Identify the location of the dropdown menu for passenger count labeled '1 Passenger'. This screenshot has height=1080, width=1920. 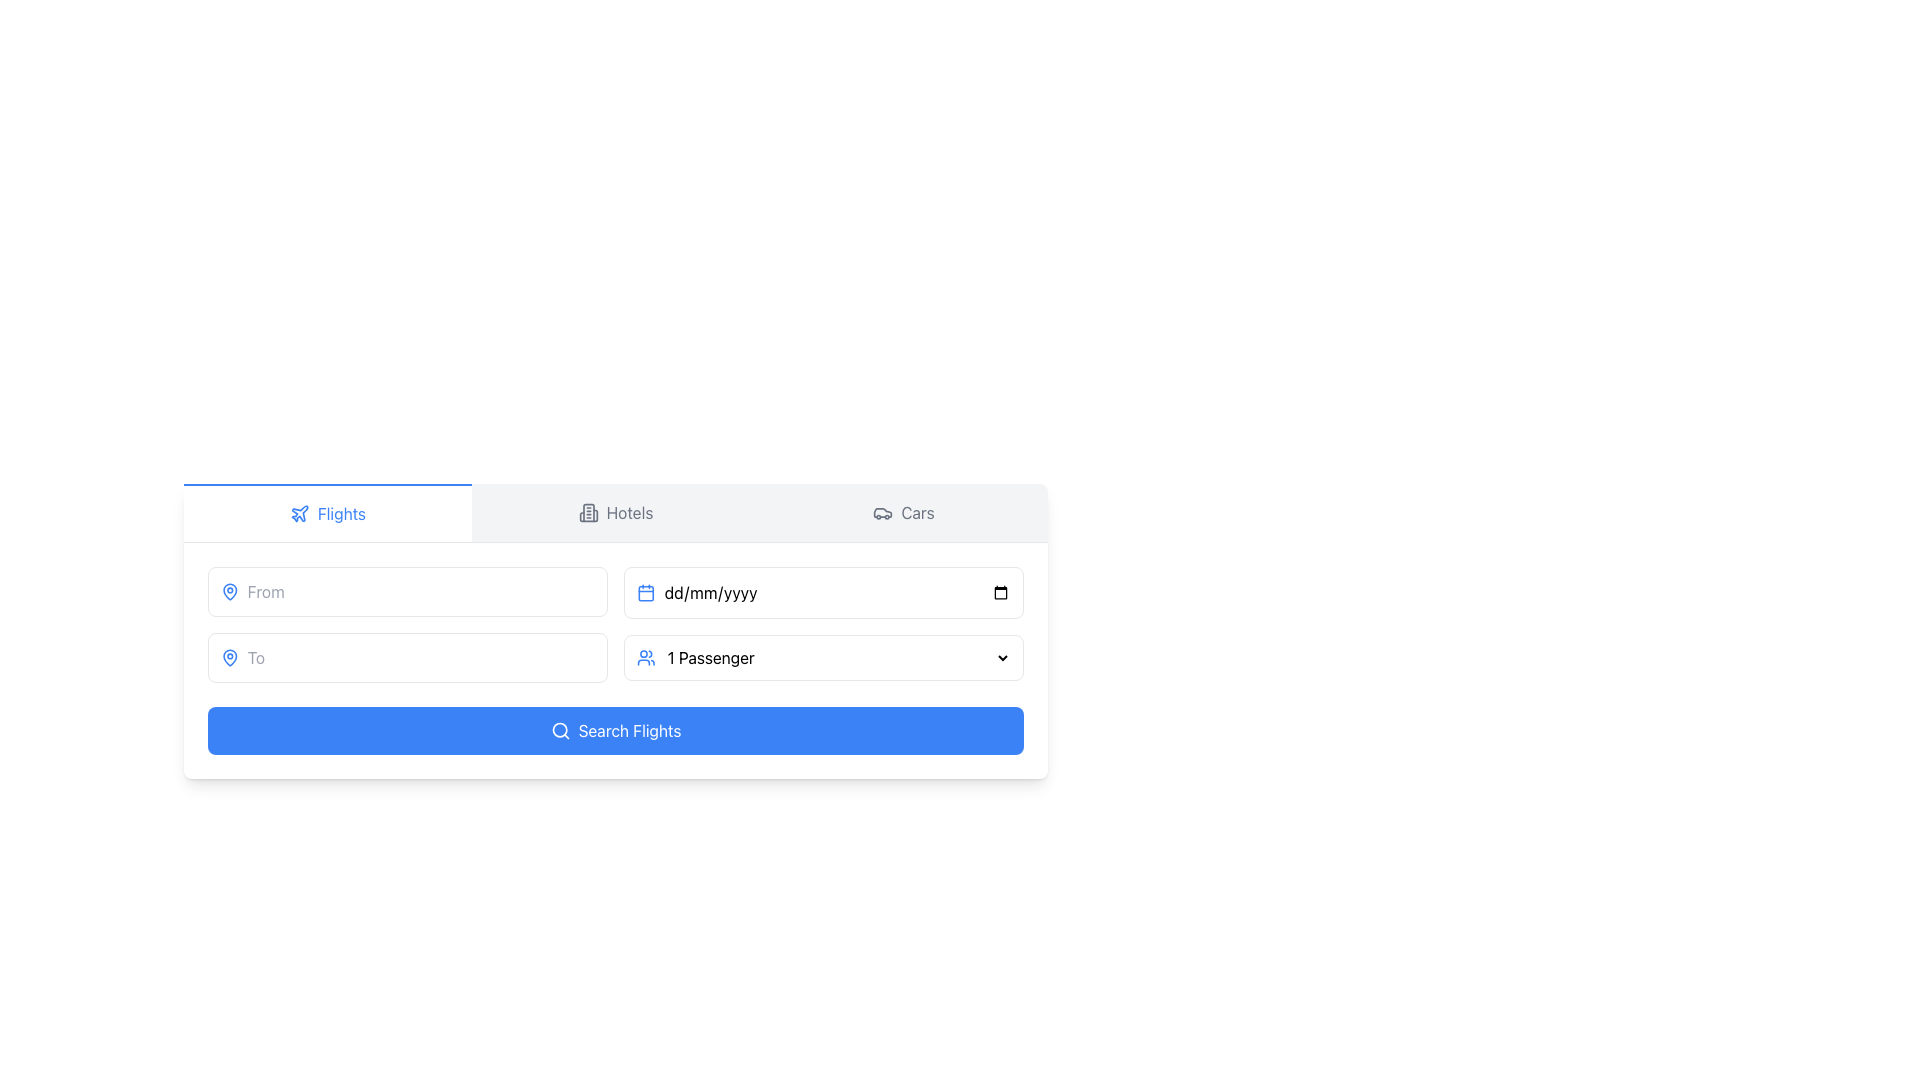
(837, 658).